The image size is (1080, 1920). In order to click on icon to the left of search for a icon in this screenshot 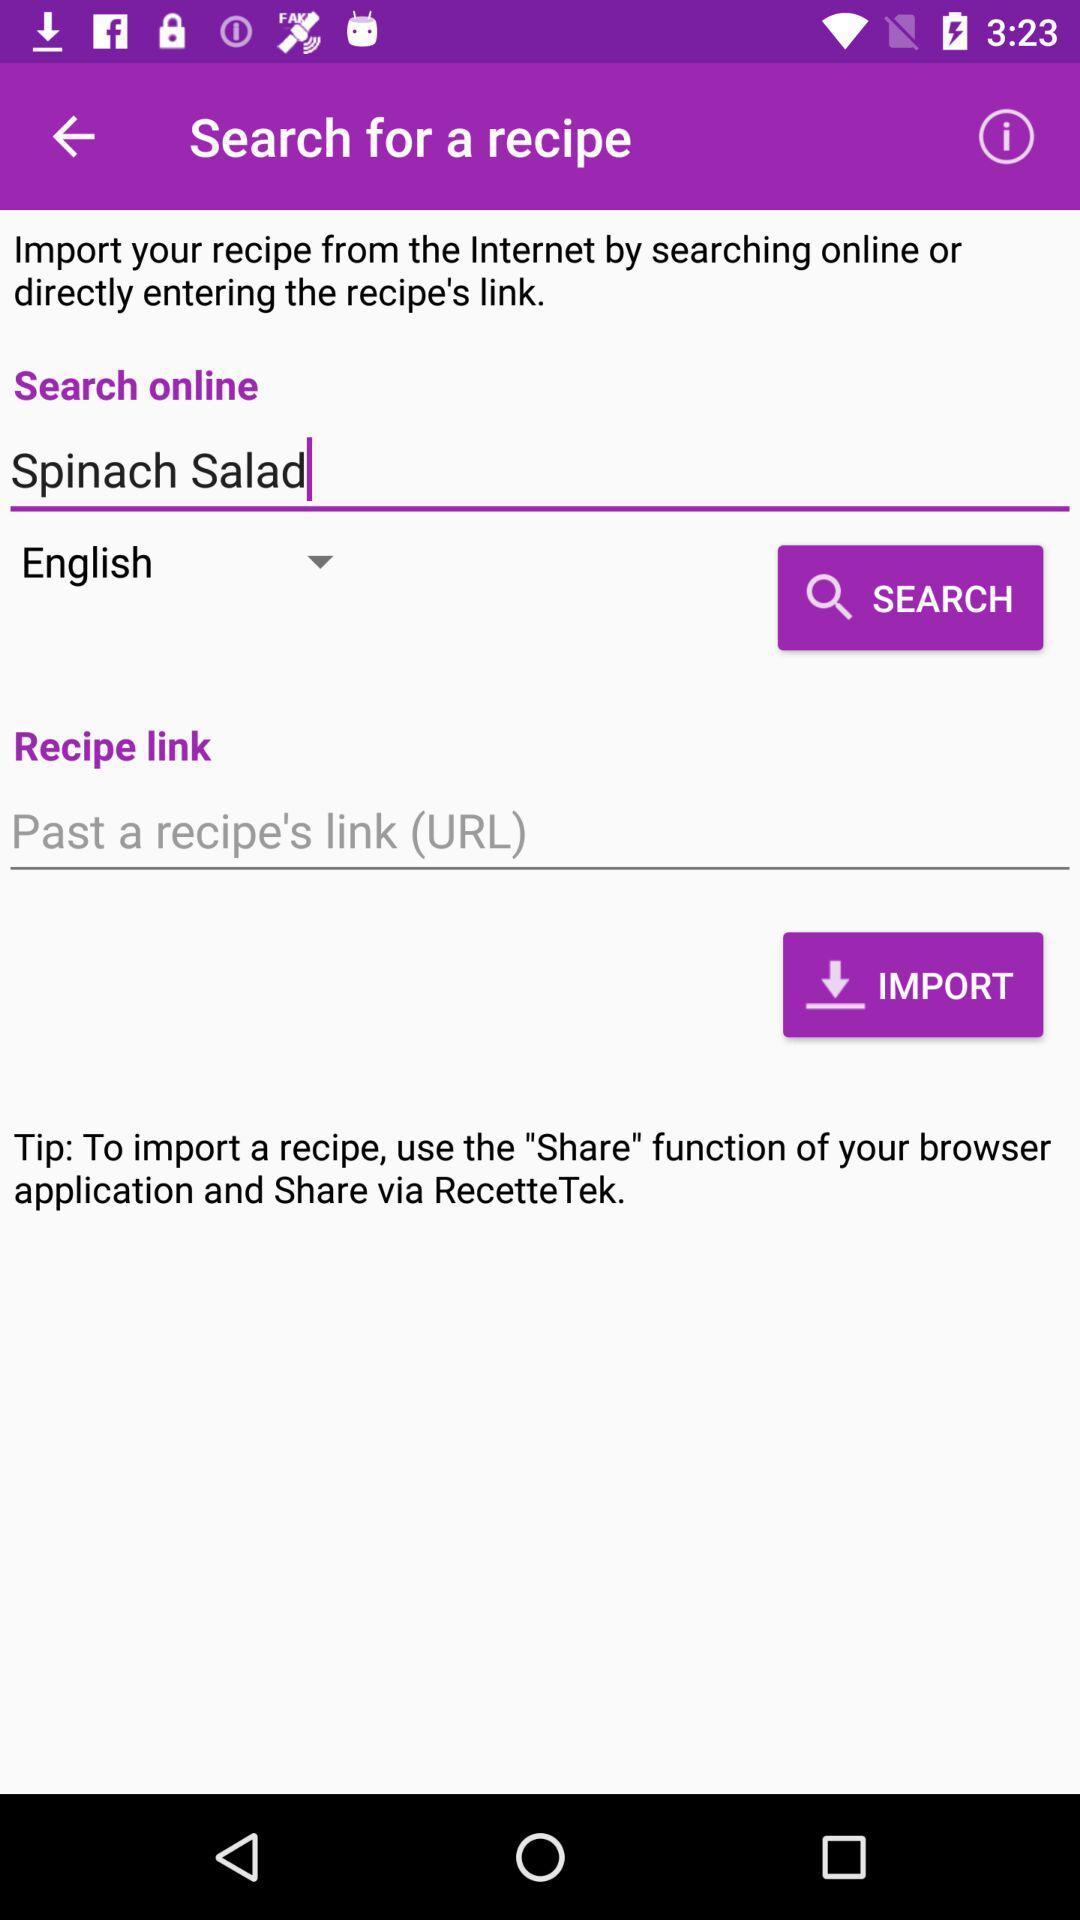, I will do `click(72, 135)`.